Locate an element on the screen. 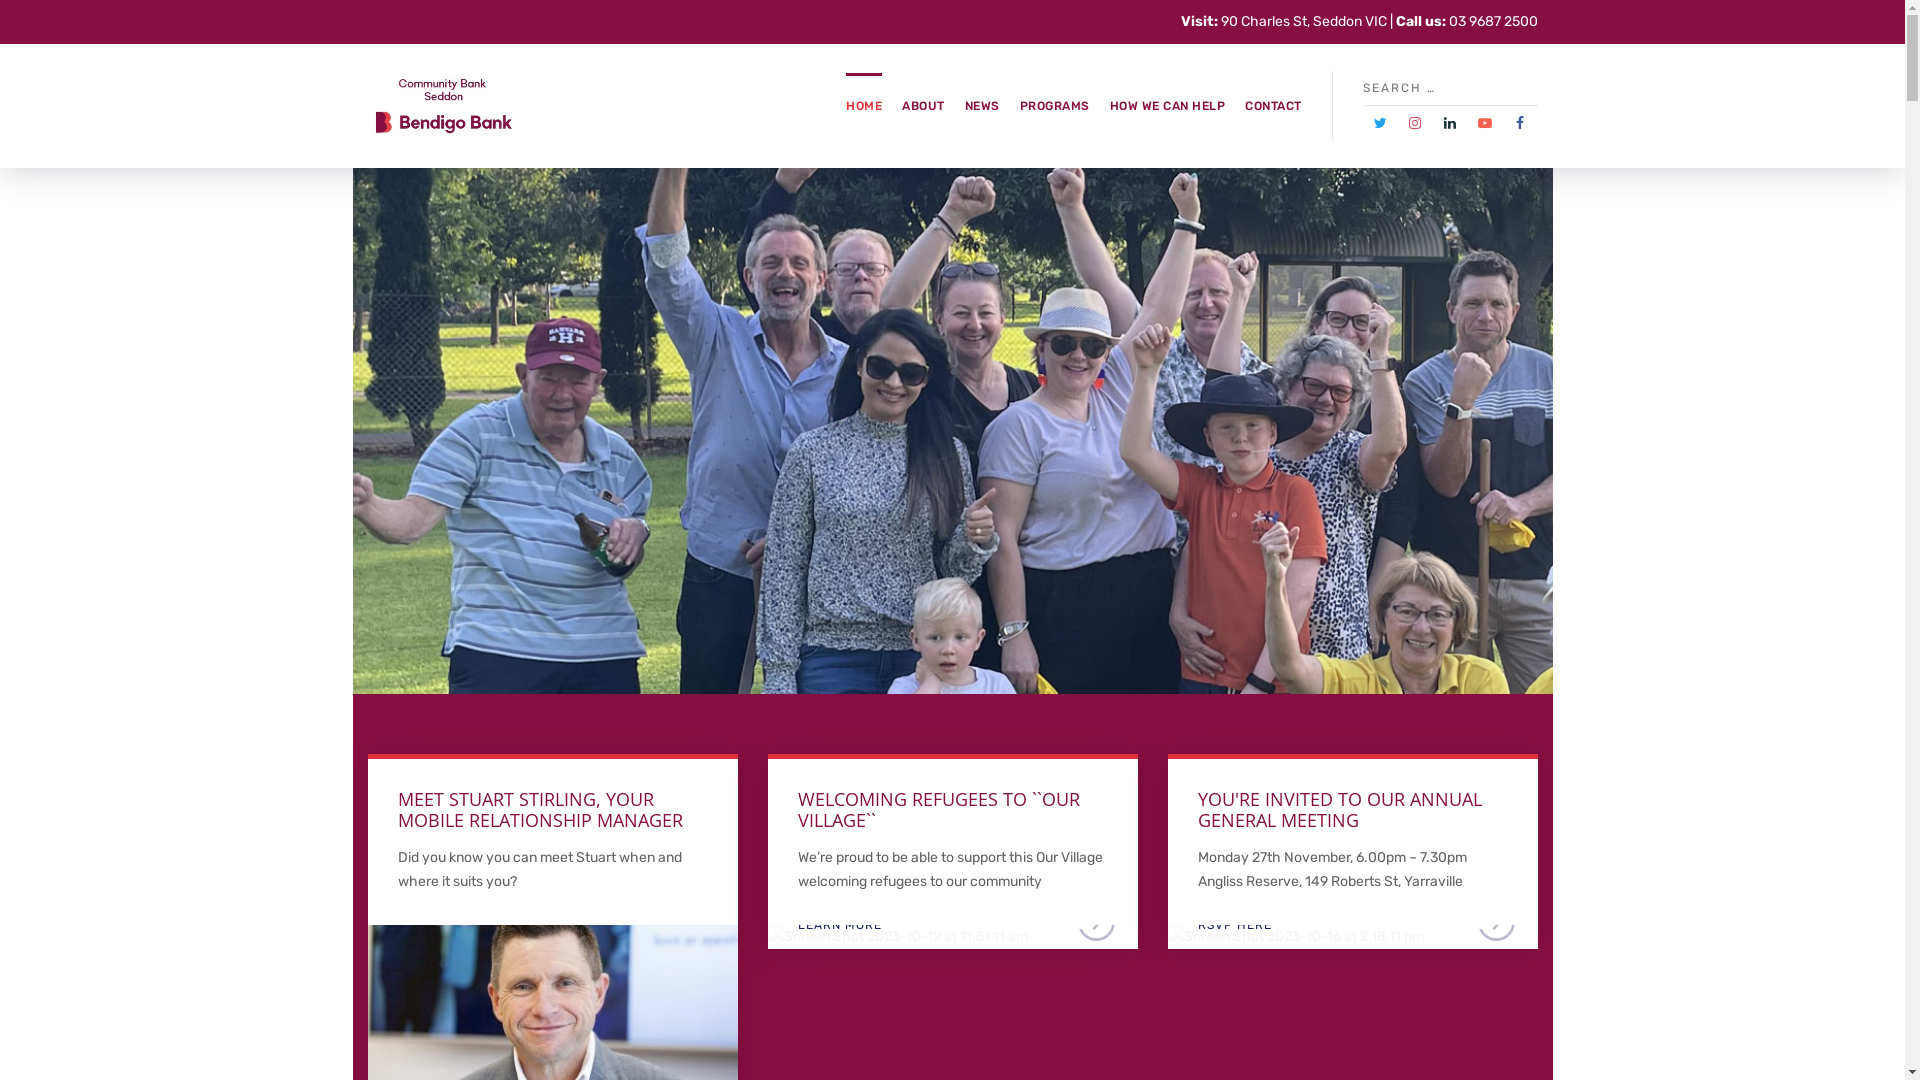 The width and height of the screenshot is (1920, 1080). 'Screen Shot 2023-10-12 at 11.51.11 am' is located at coordinates (896, 936).